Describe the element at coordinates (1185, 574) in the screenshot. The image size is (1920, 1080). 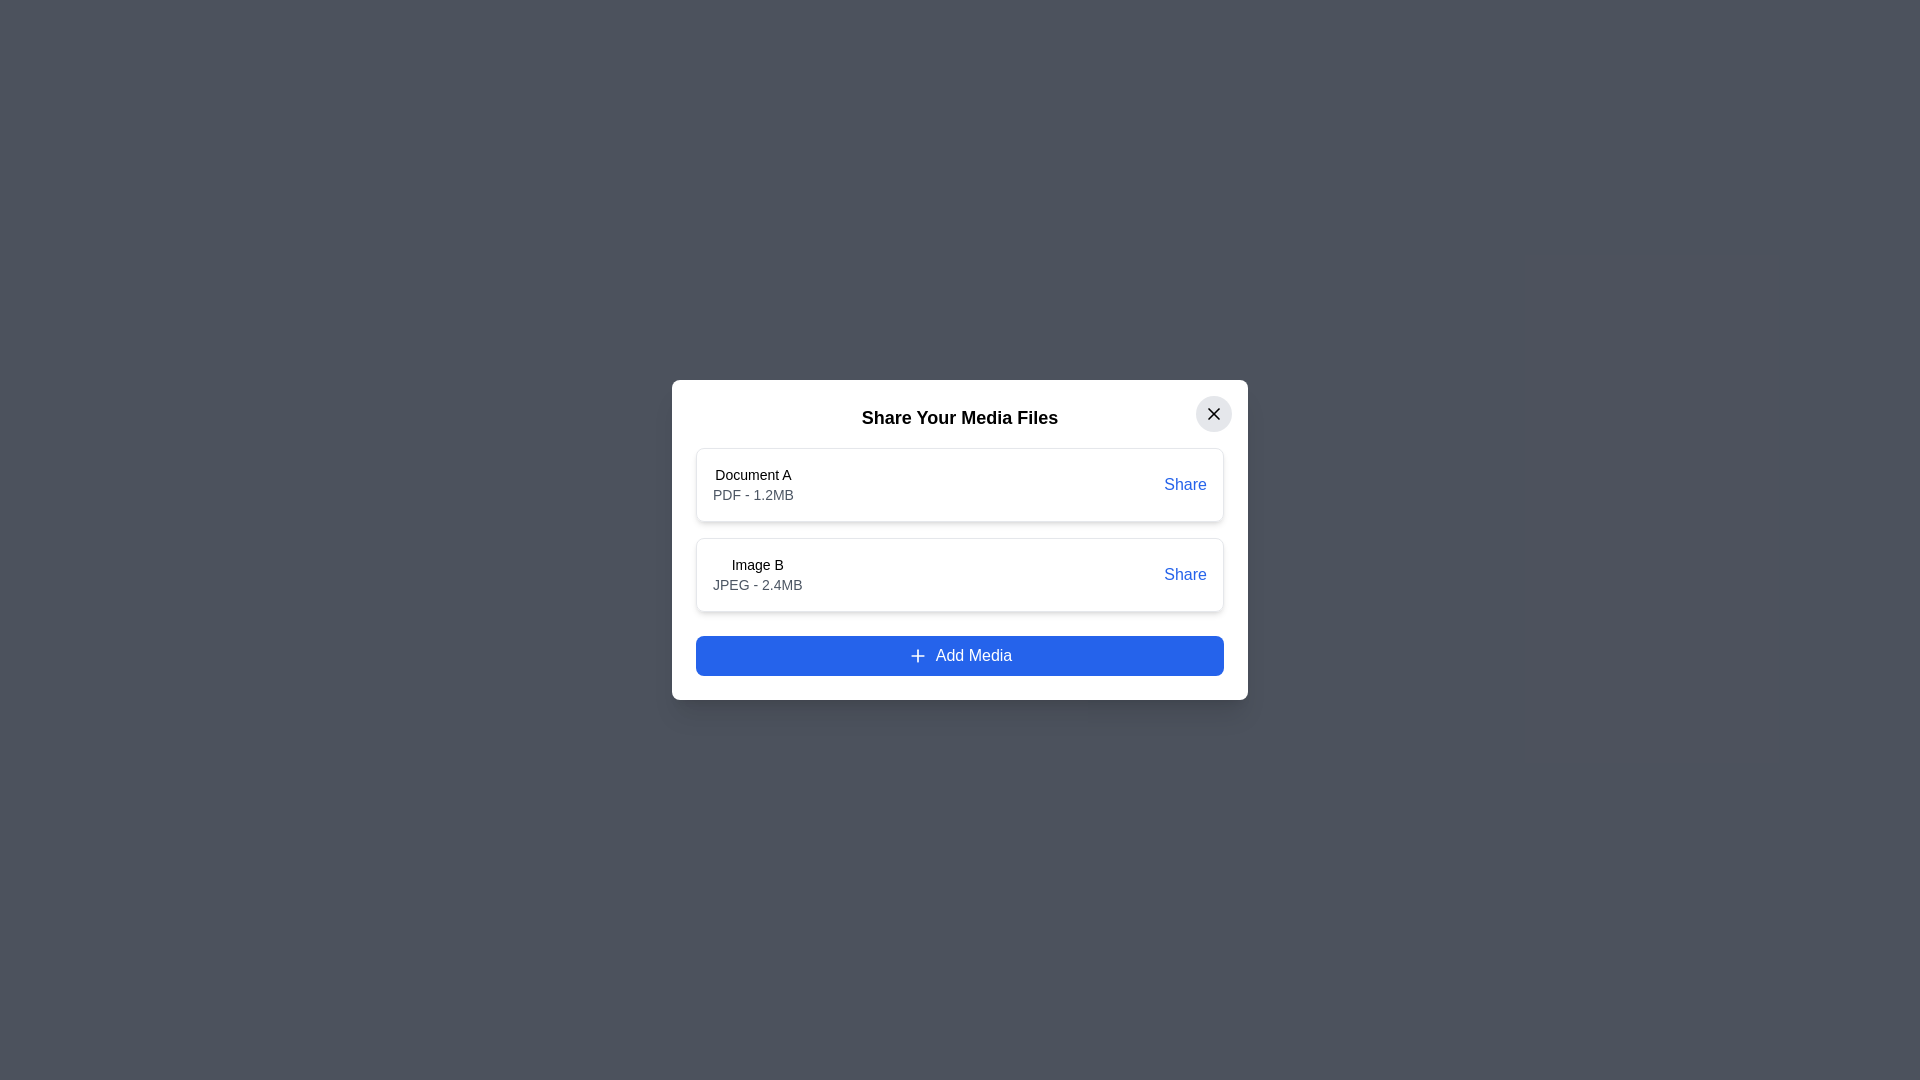
I see `'Share' button for the media item identified by Image B` at that location.